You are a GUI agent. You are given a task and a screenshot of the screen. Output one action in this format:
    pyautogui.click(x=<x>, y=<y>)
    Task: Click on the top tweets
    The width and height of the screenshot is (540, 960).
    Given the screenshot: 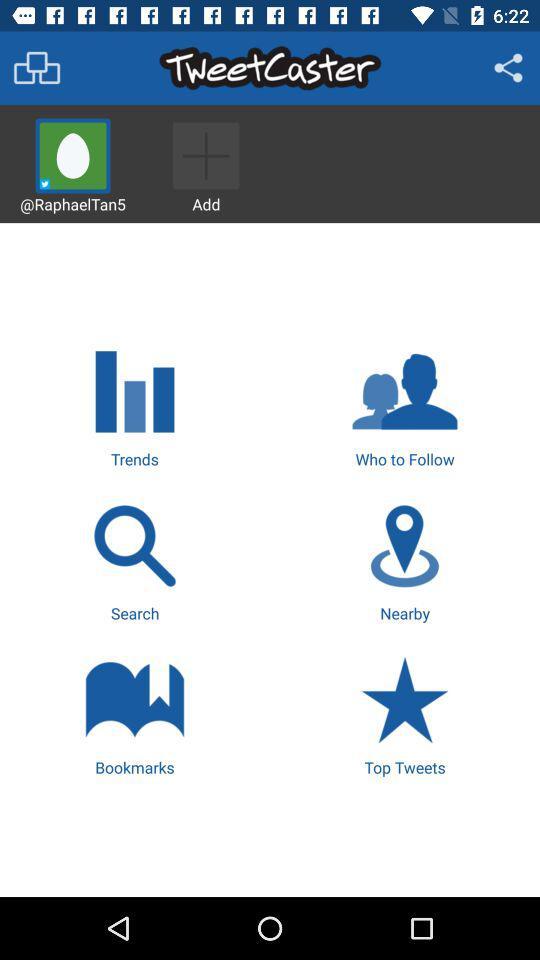 What is the action you would take?
    pyautogui.click(x=405, y=713)
    